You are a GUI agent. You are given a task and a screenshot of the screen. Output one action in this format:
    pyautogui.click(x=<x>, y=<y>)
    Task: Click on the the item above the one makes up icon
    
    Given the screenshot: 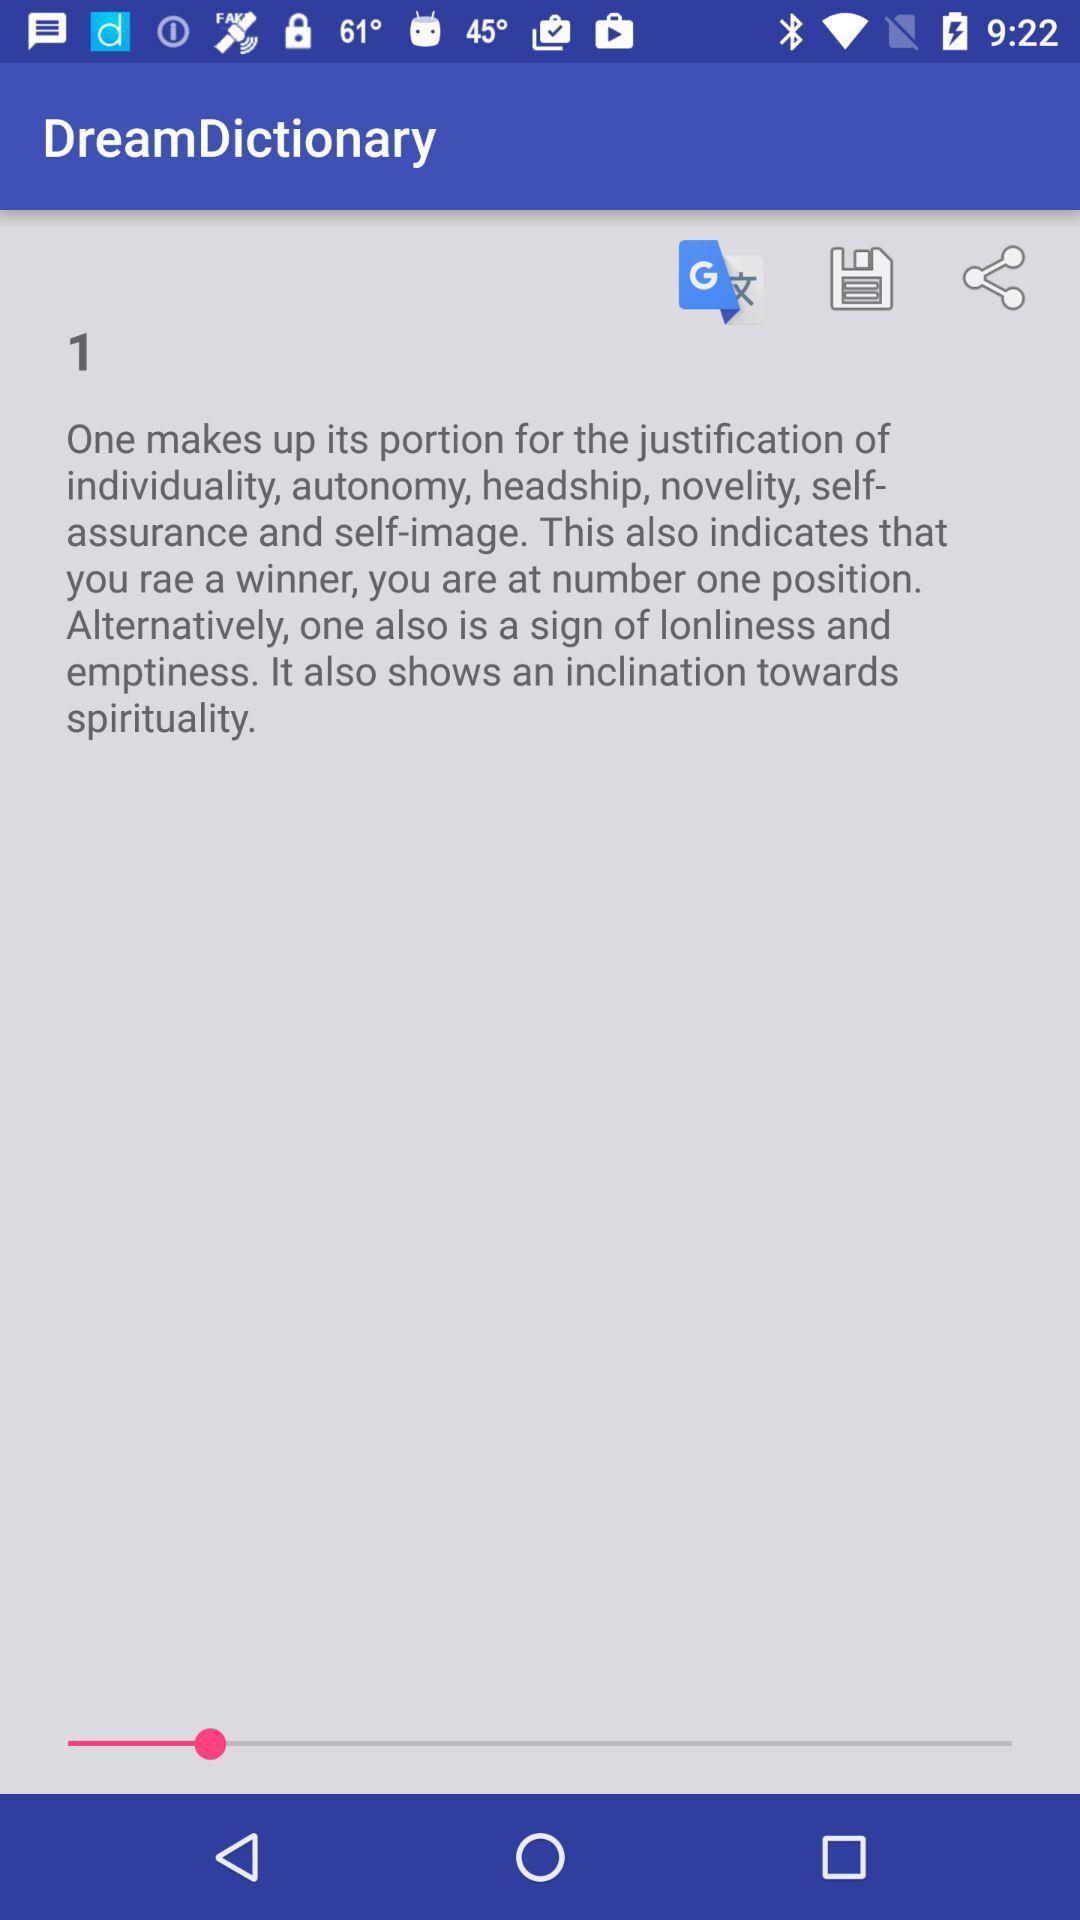 What is the action you would take?
    pyautogui.click(x=721, y=281)
    